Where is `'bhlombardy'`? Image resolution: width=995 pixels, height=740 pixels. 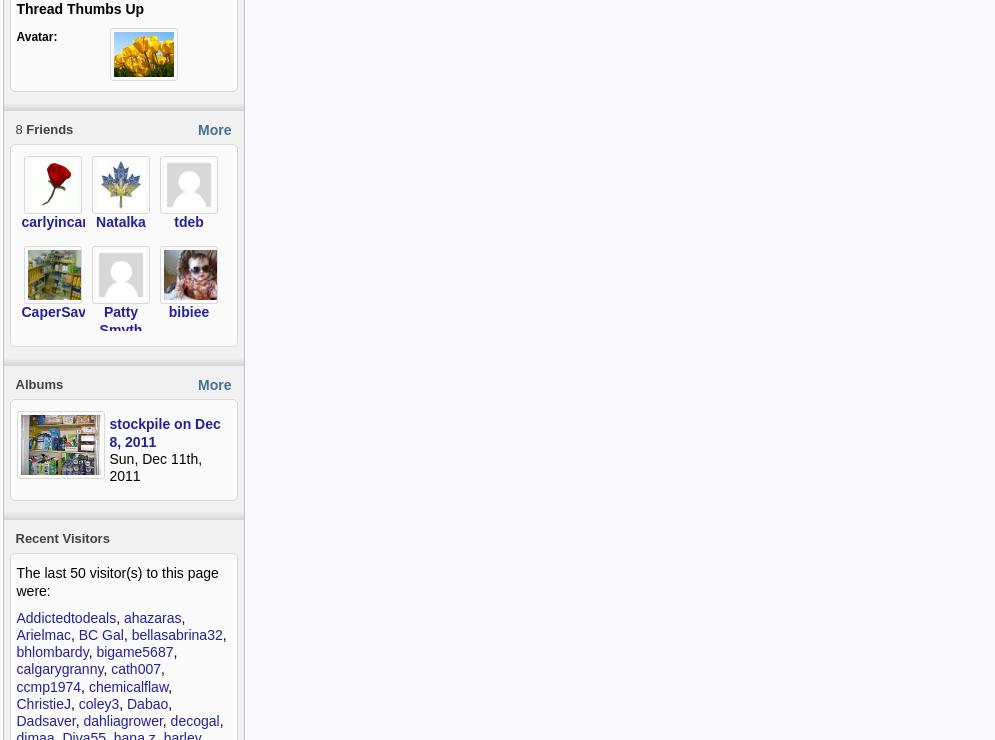 'bhlombardy' is located at coordinates (16, 652).